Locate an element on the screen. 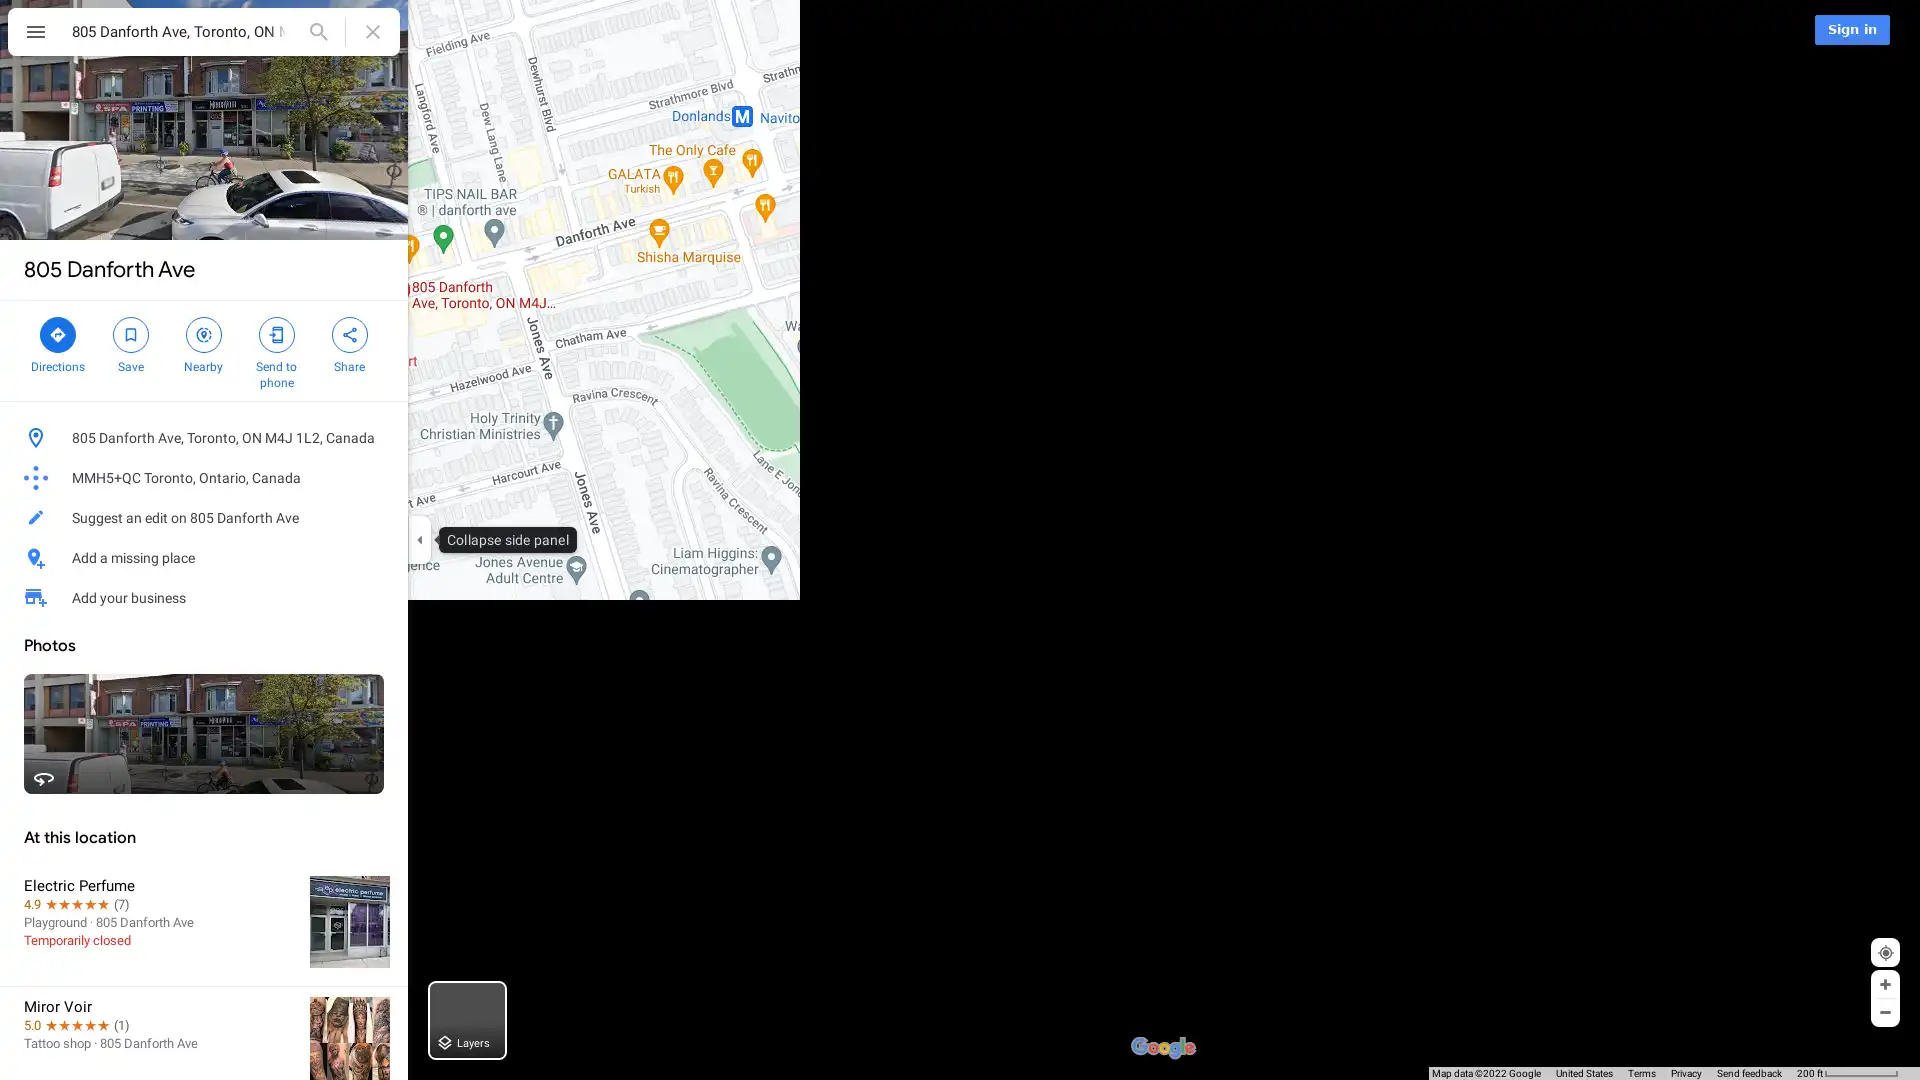 The height and width of the screenshot is (1080, 1920). Collapse side panel is located at coordinates (418, 540).